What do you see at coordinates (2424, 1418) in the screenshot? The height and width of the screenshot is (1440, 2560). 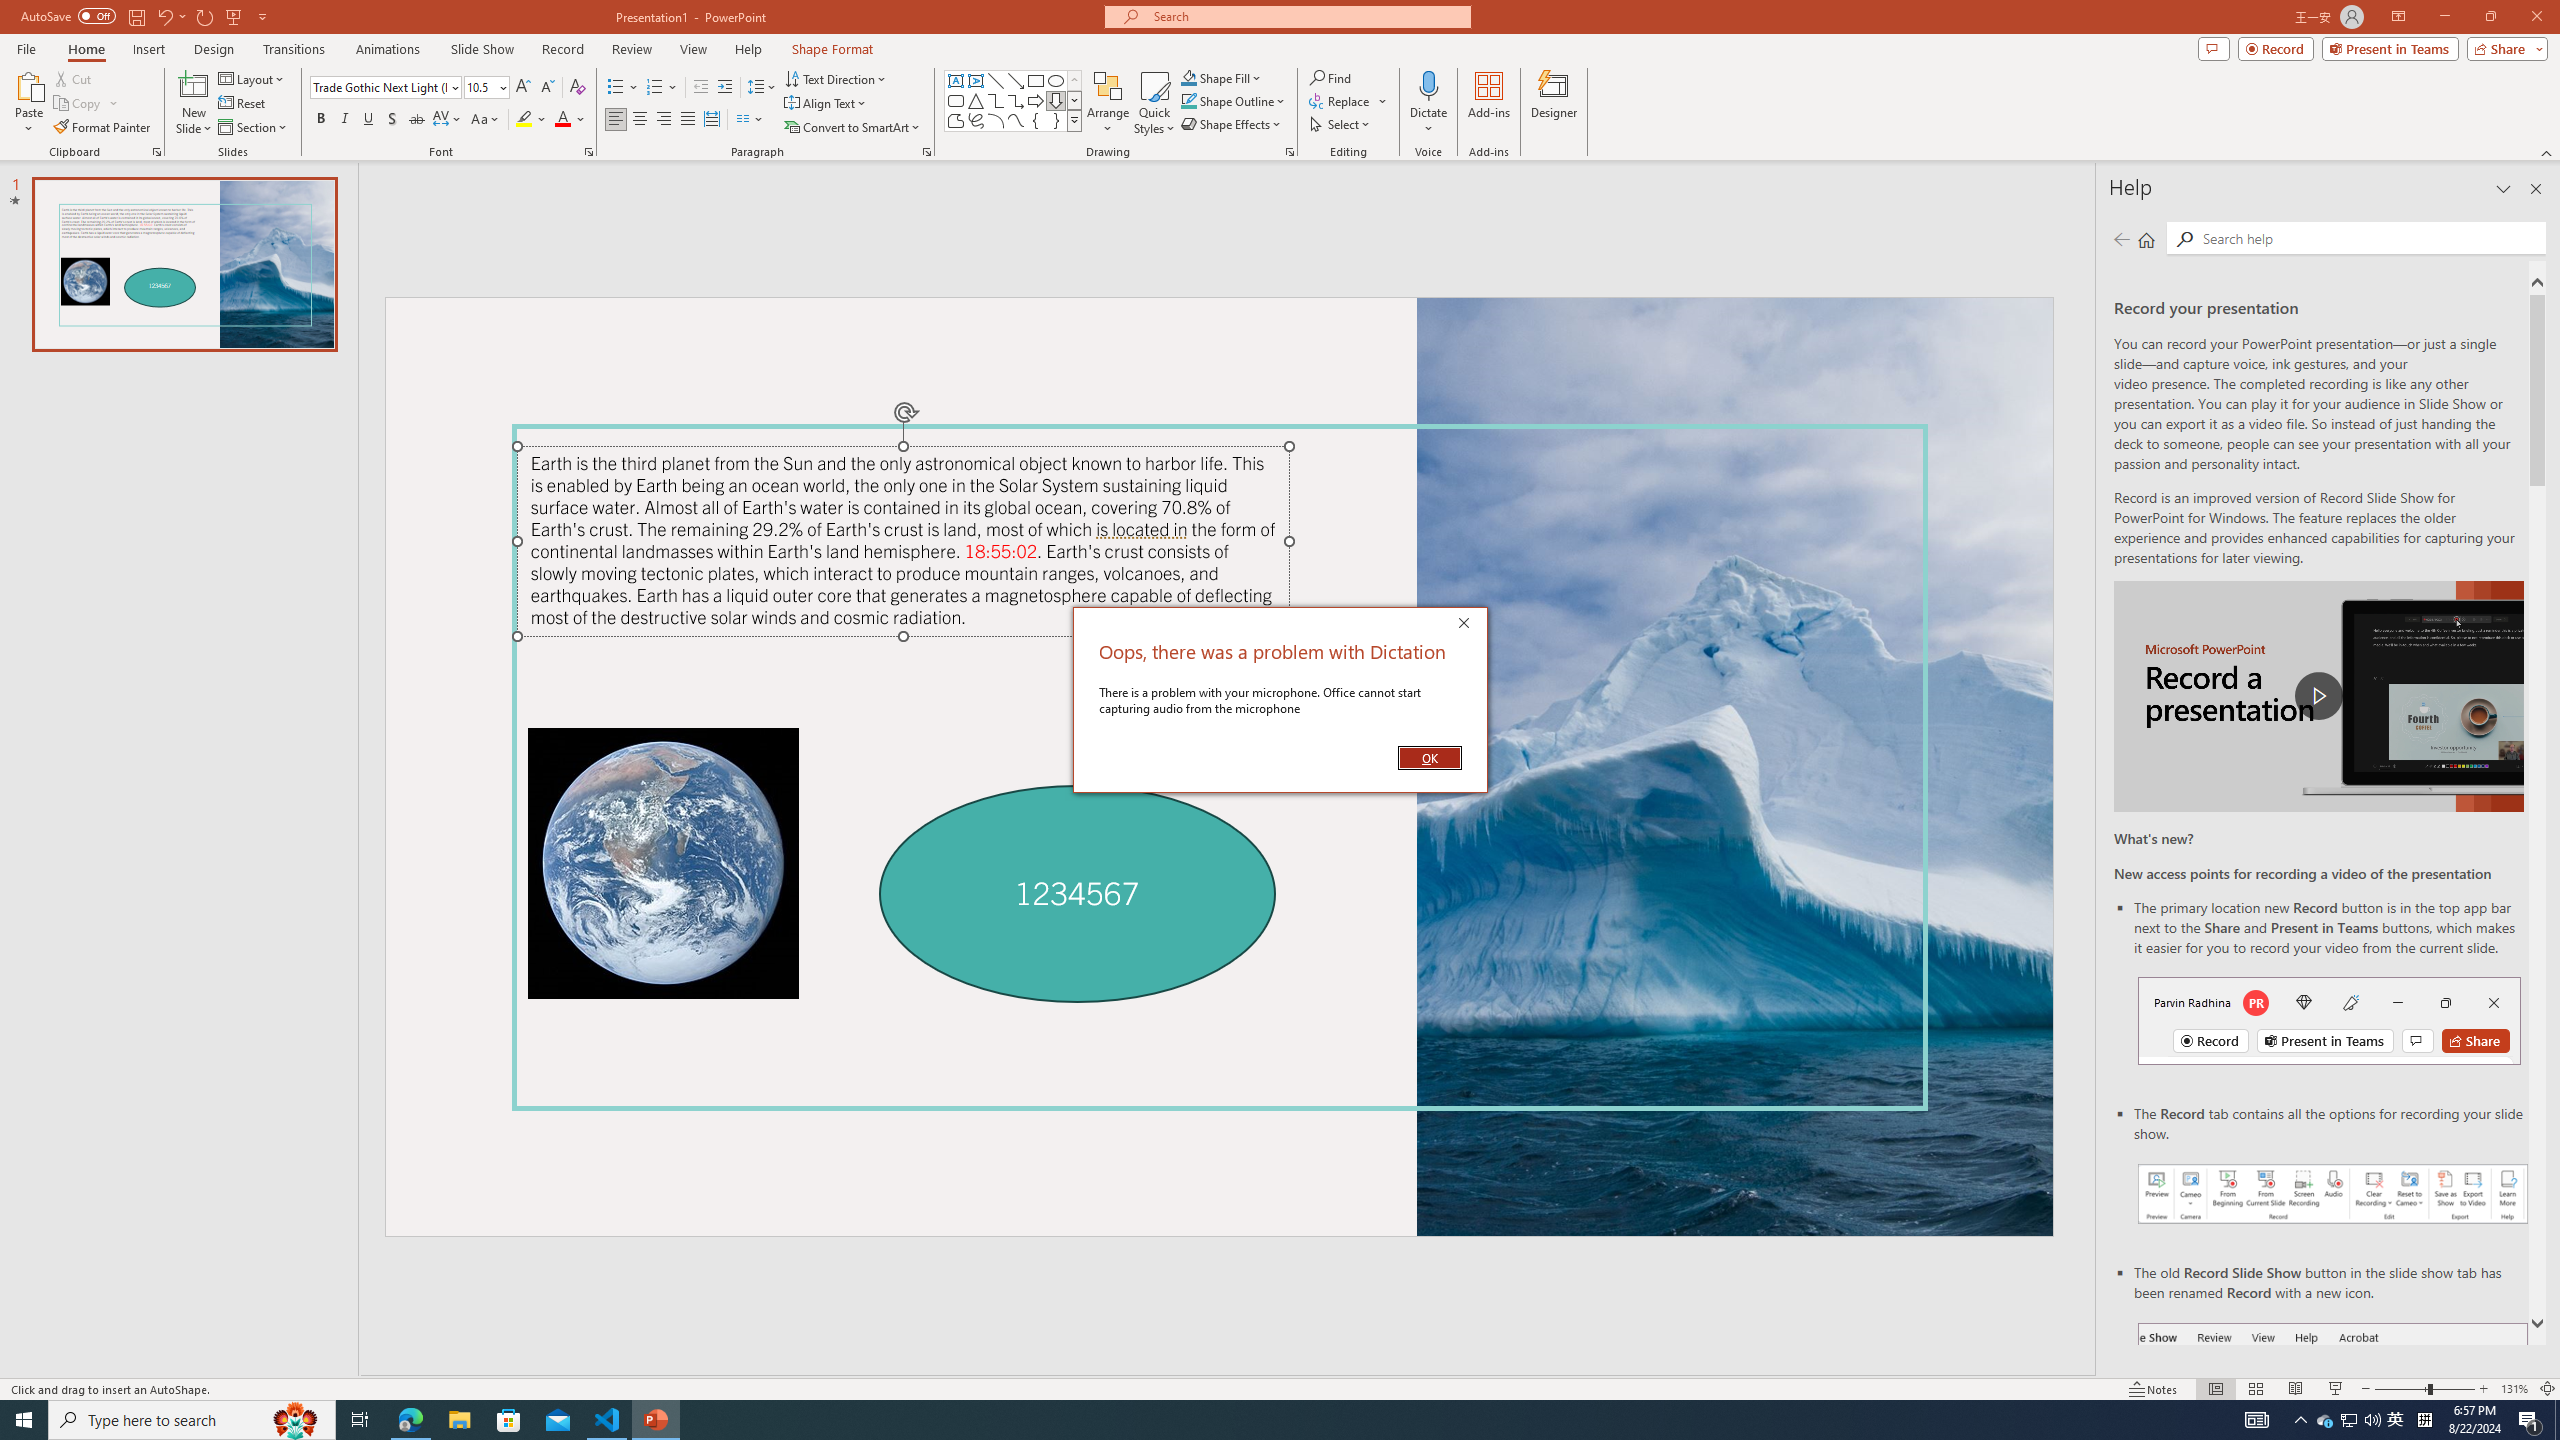 I see `'Tray Input Indicator - Chinese (Simplified, China)'` at bounding box center [2424, 1418].